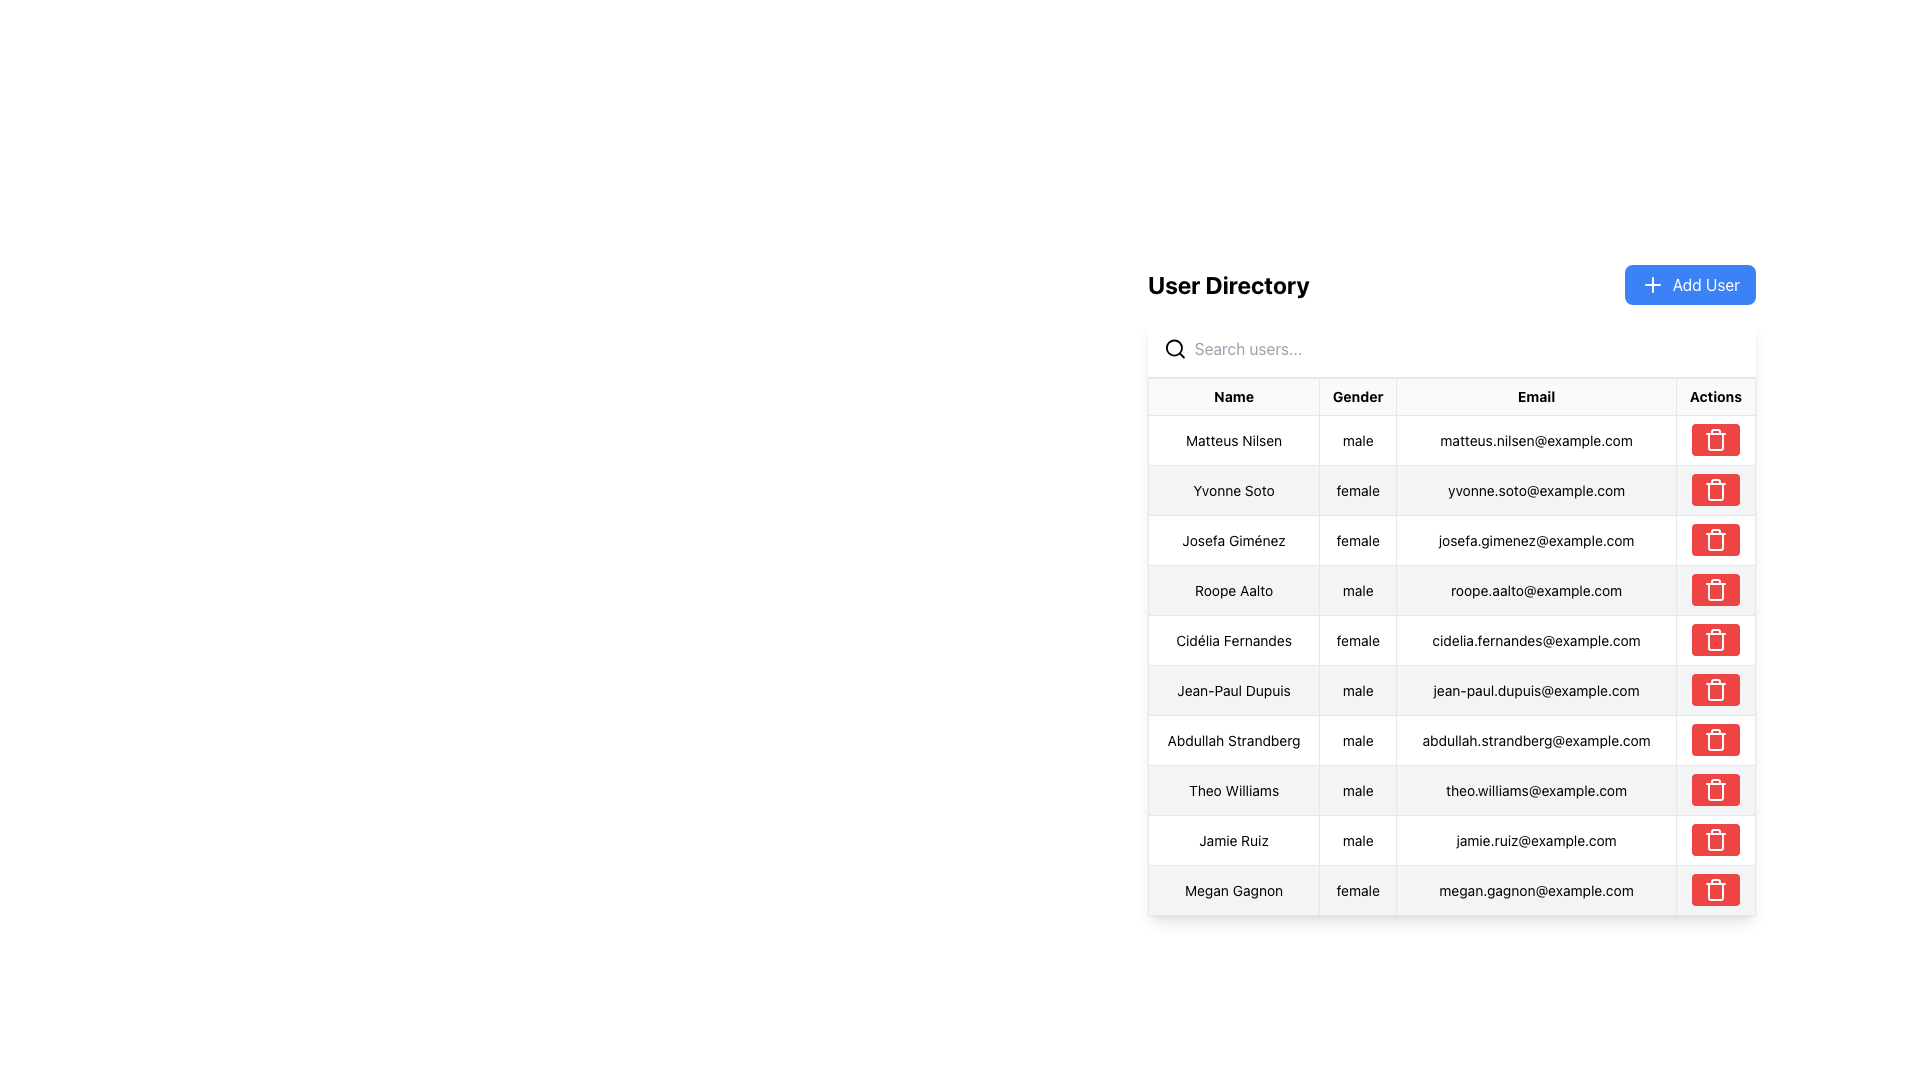  Describe the element at coordinates (1535, 397) in the screenshot. I see `the 'Email' table header, which is the third column header in the 'User Directory' interface, positioned between the 'Gender' and 'Actions' headers` at that location.